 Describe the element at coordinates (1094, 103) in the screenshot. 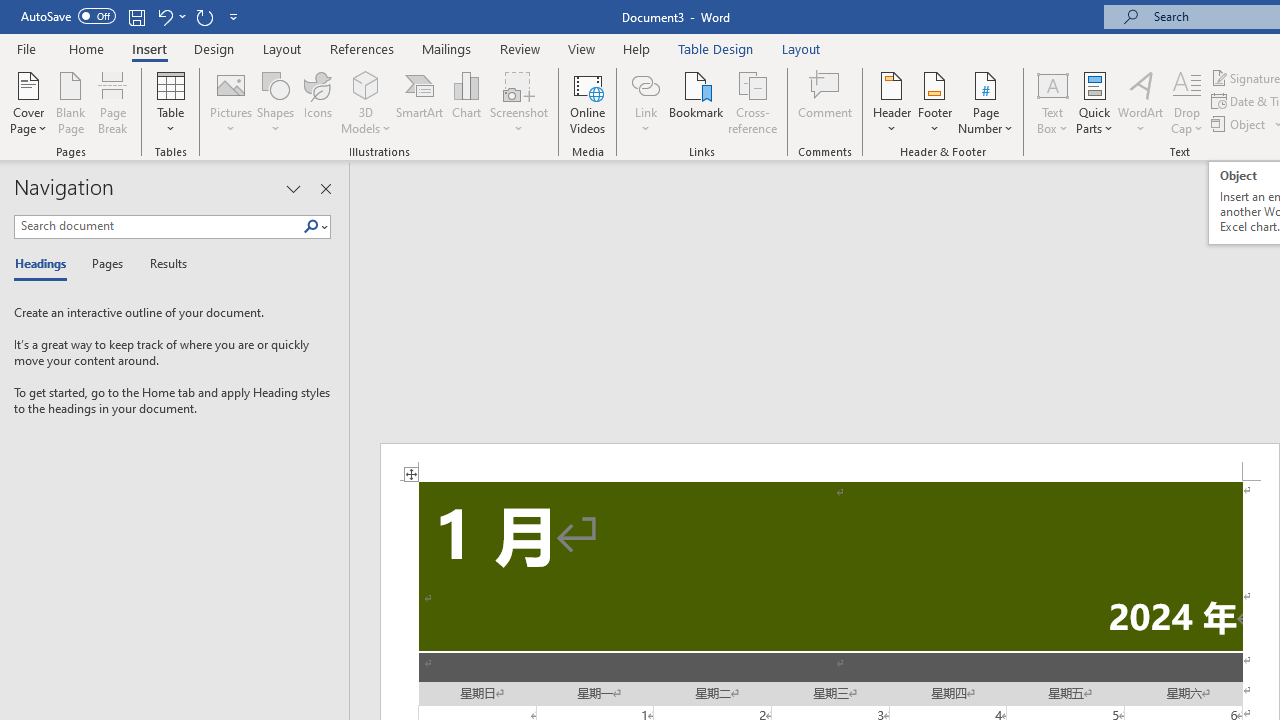

I see `'Quick Parts'` at that location.